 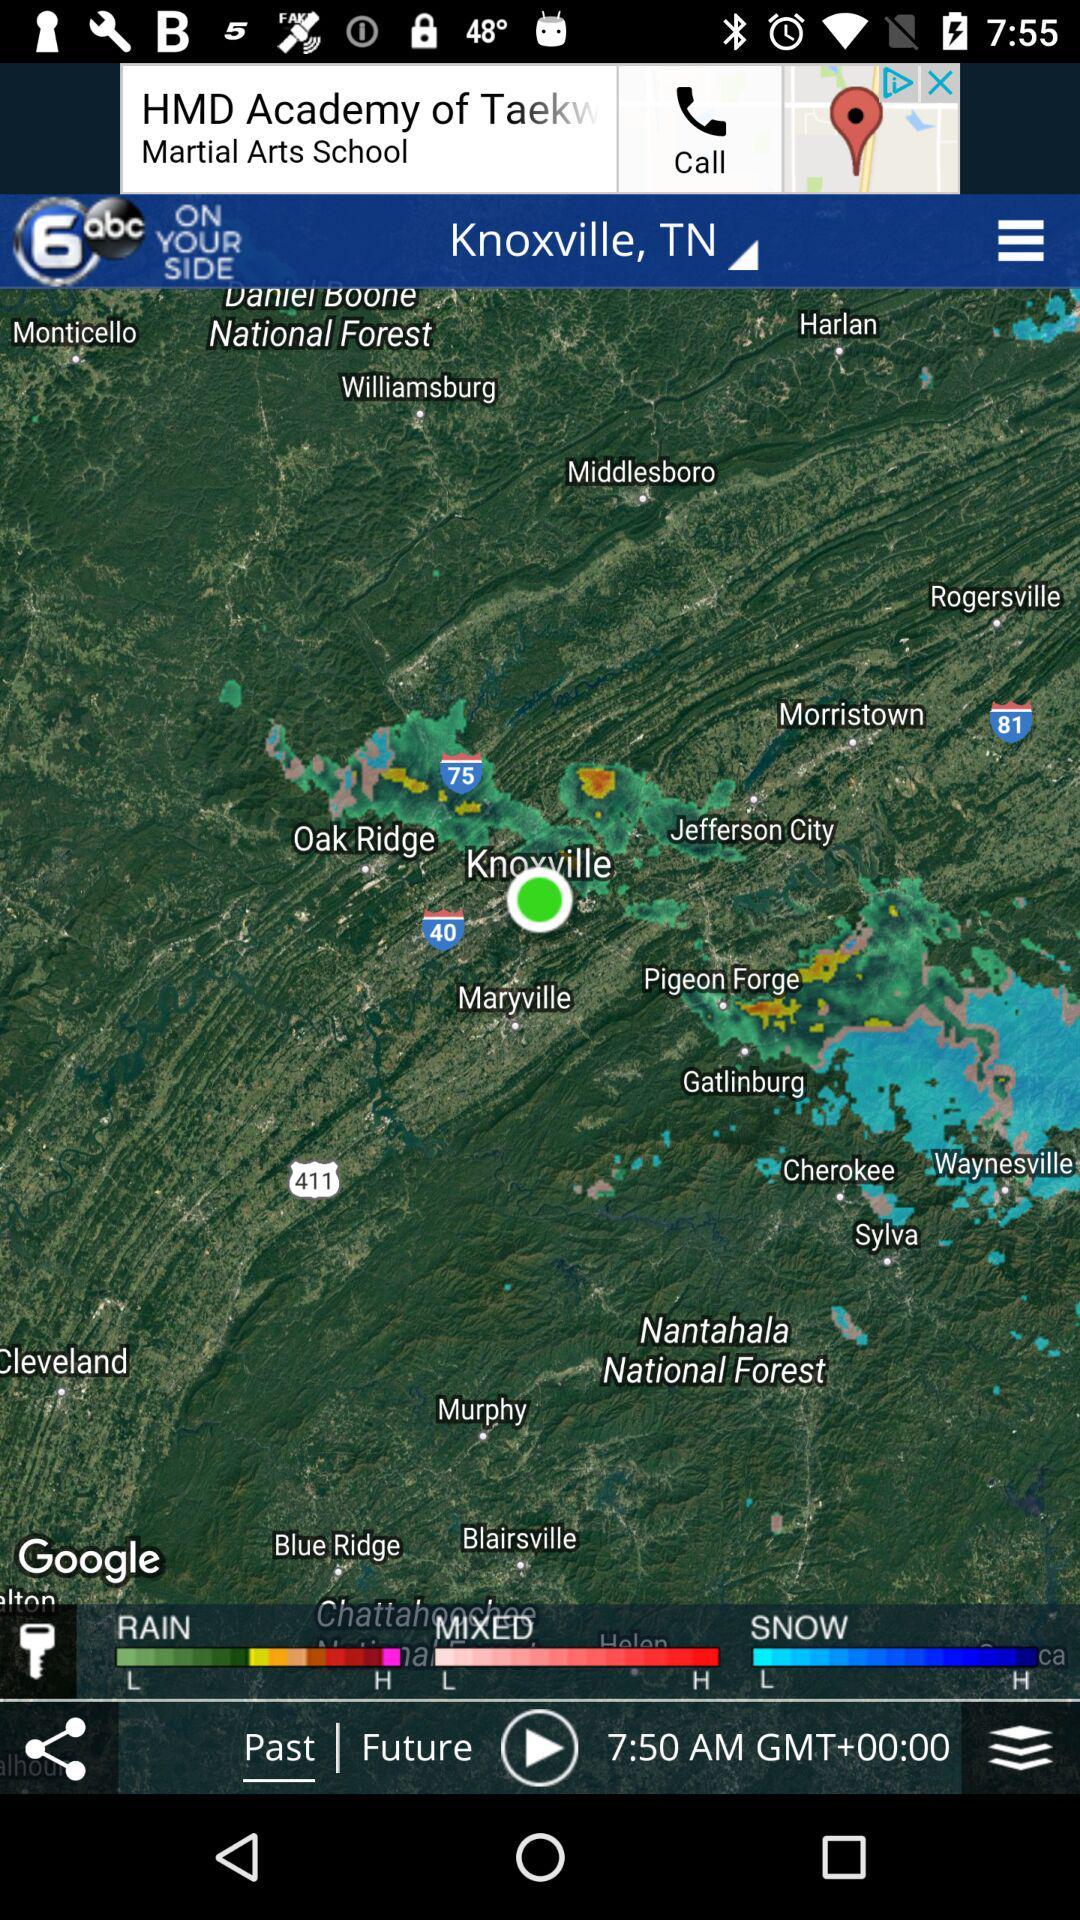 I want to click on the item at the top left corner, so click(x=131, y=240).